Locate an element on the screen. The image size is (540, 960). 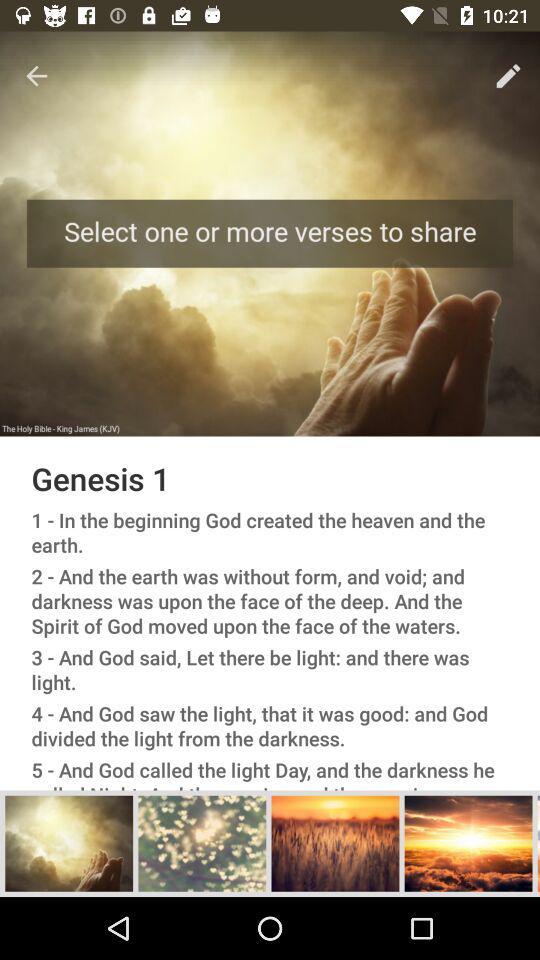
the avatar icon is located at coordinates (202, 842).